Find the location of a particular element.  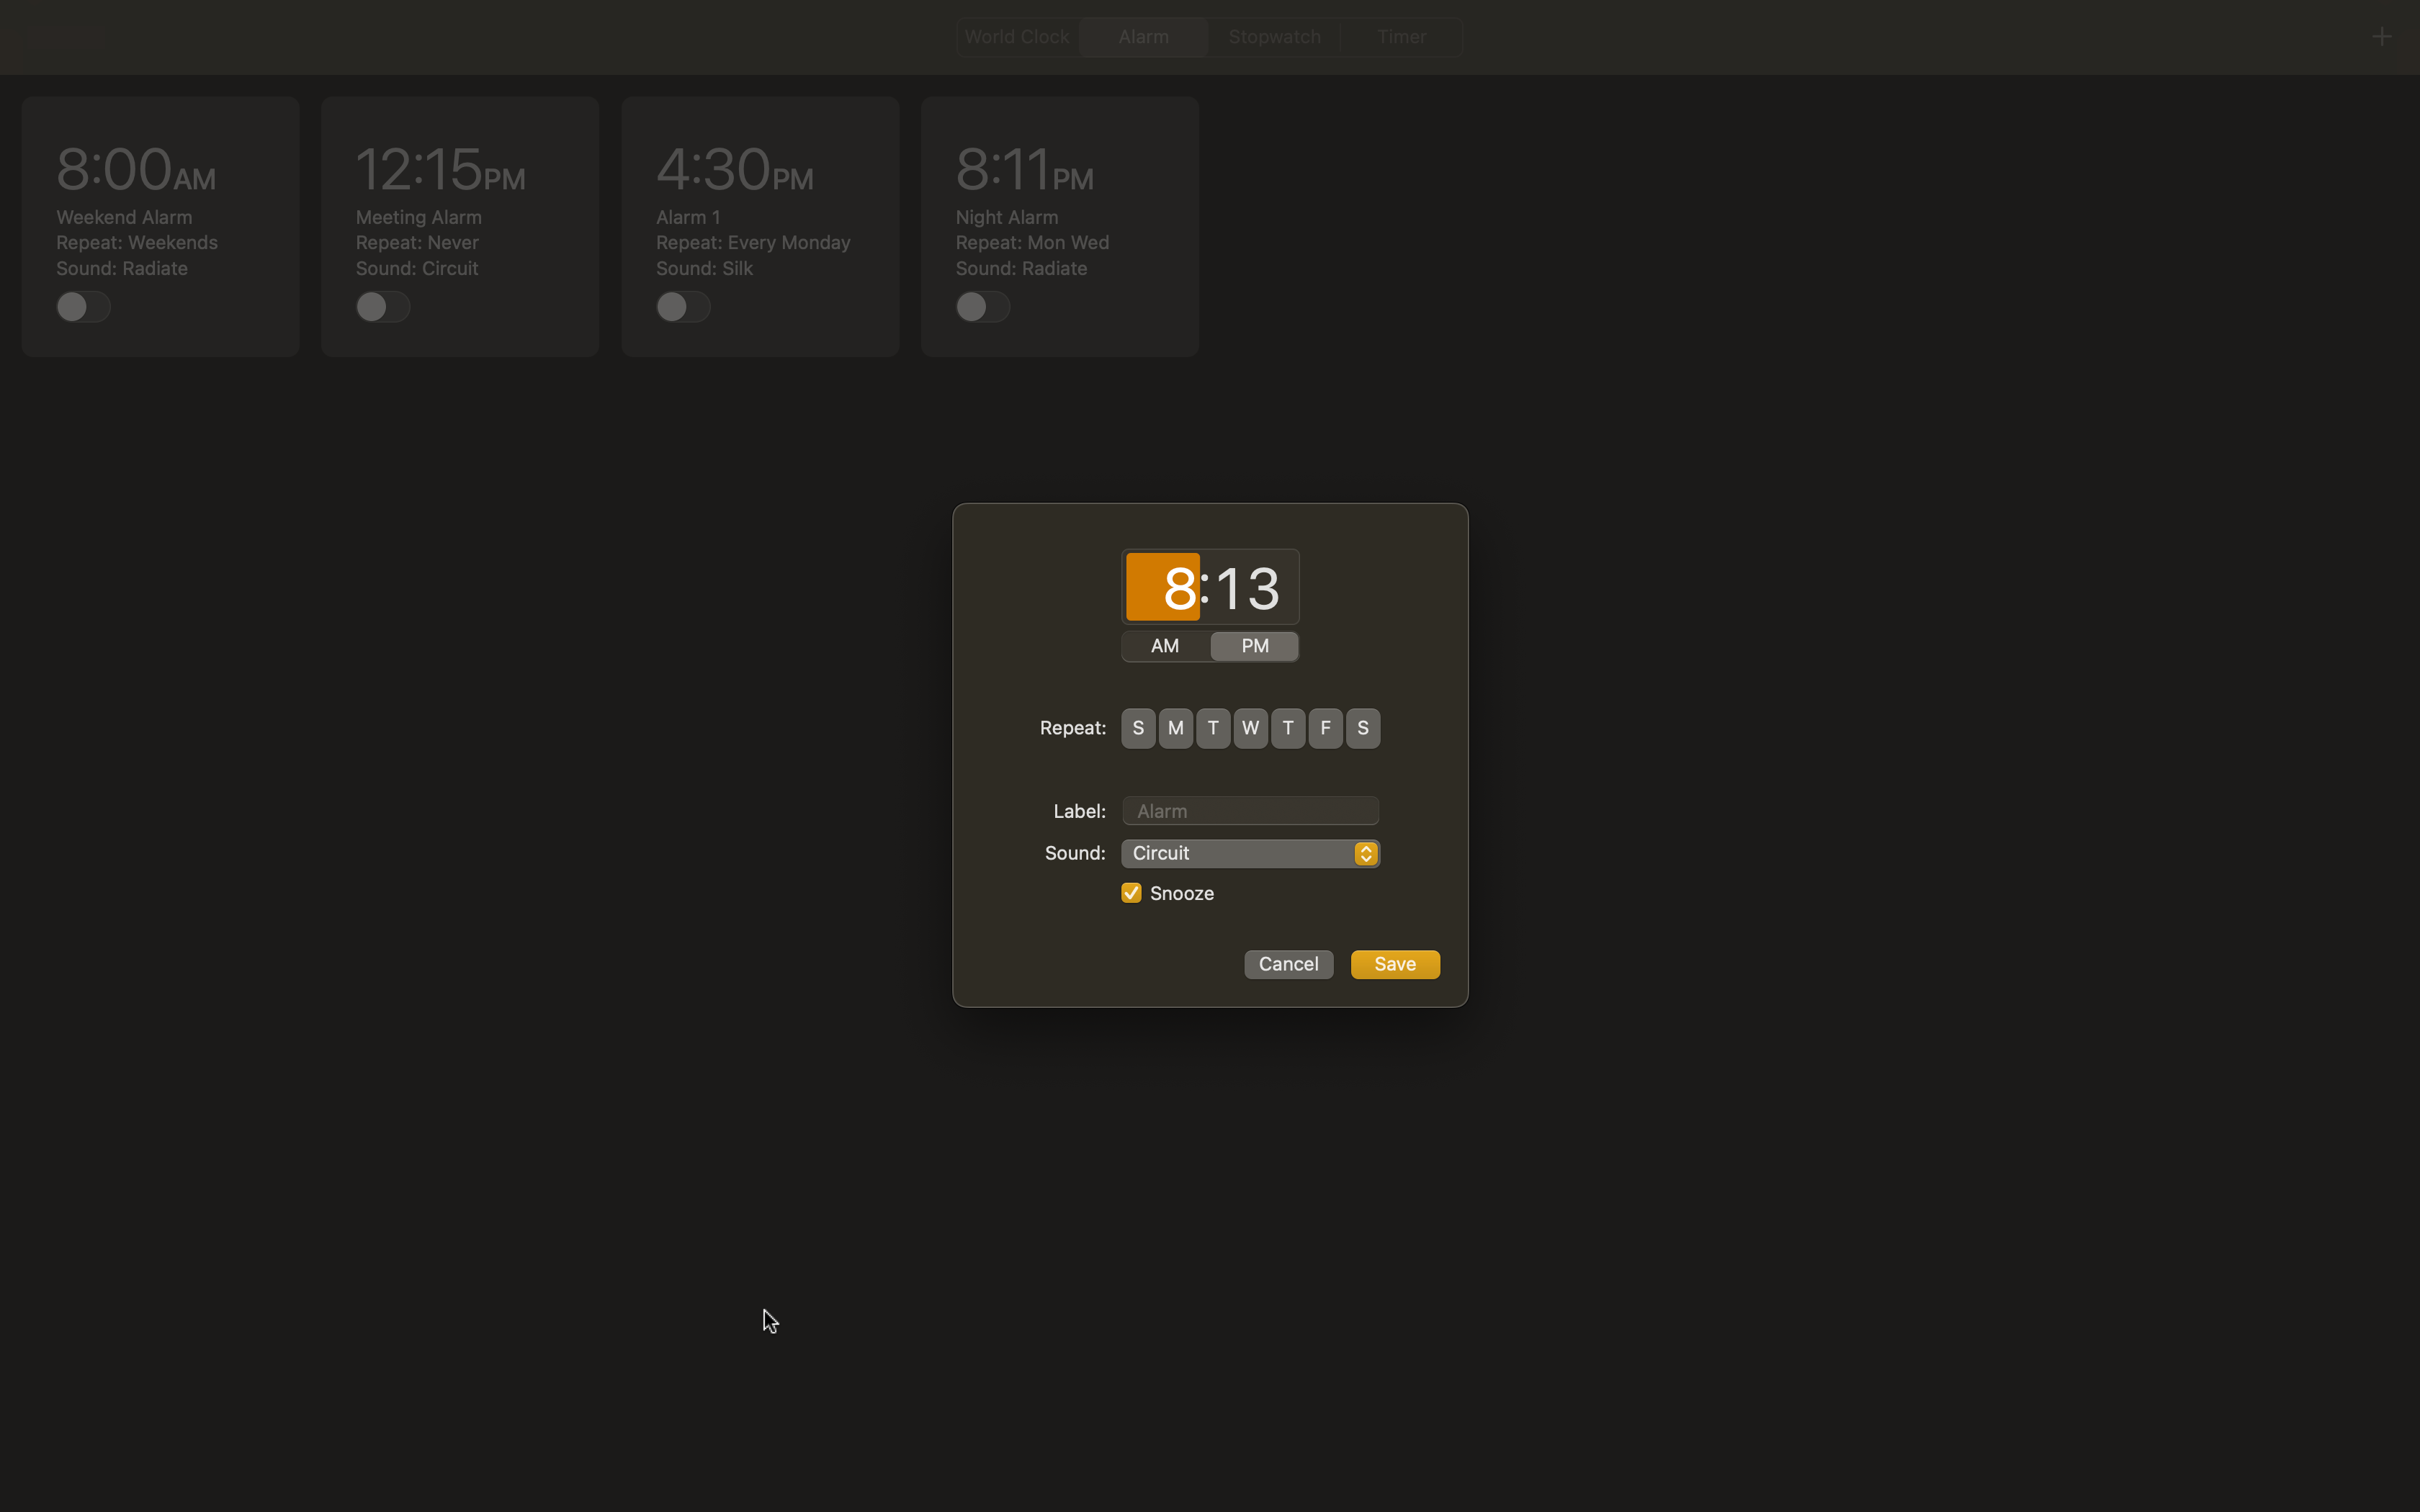

Disable snooze is located at coordinates (1129, 893).